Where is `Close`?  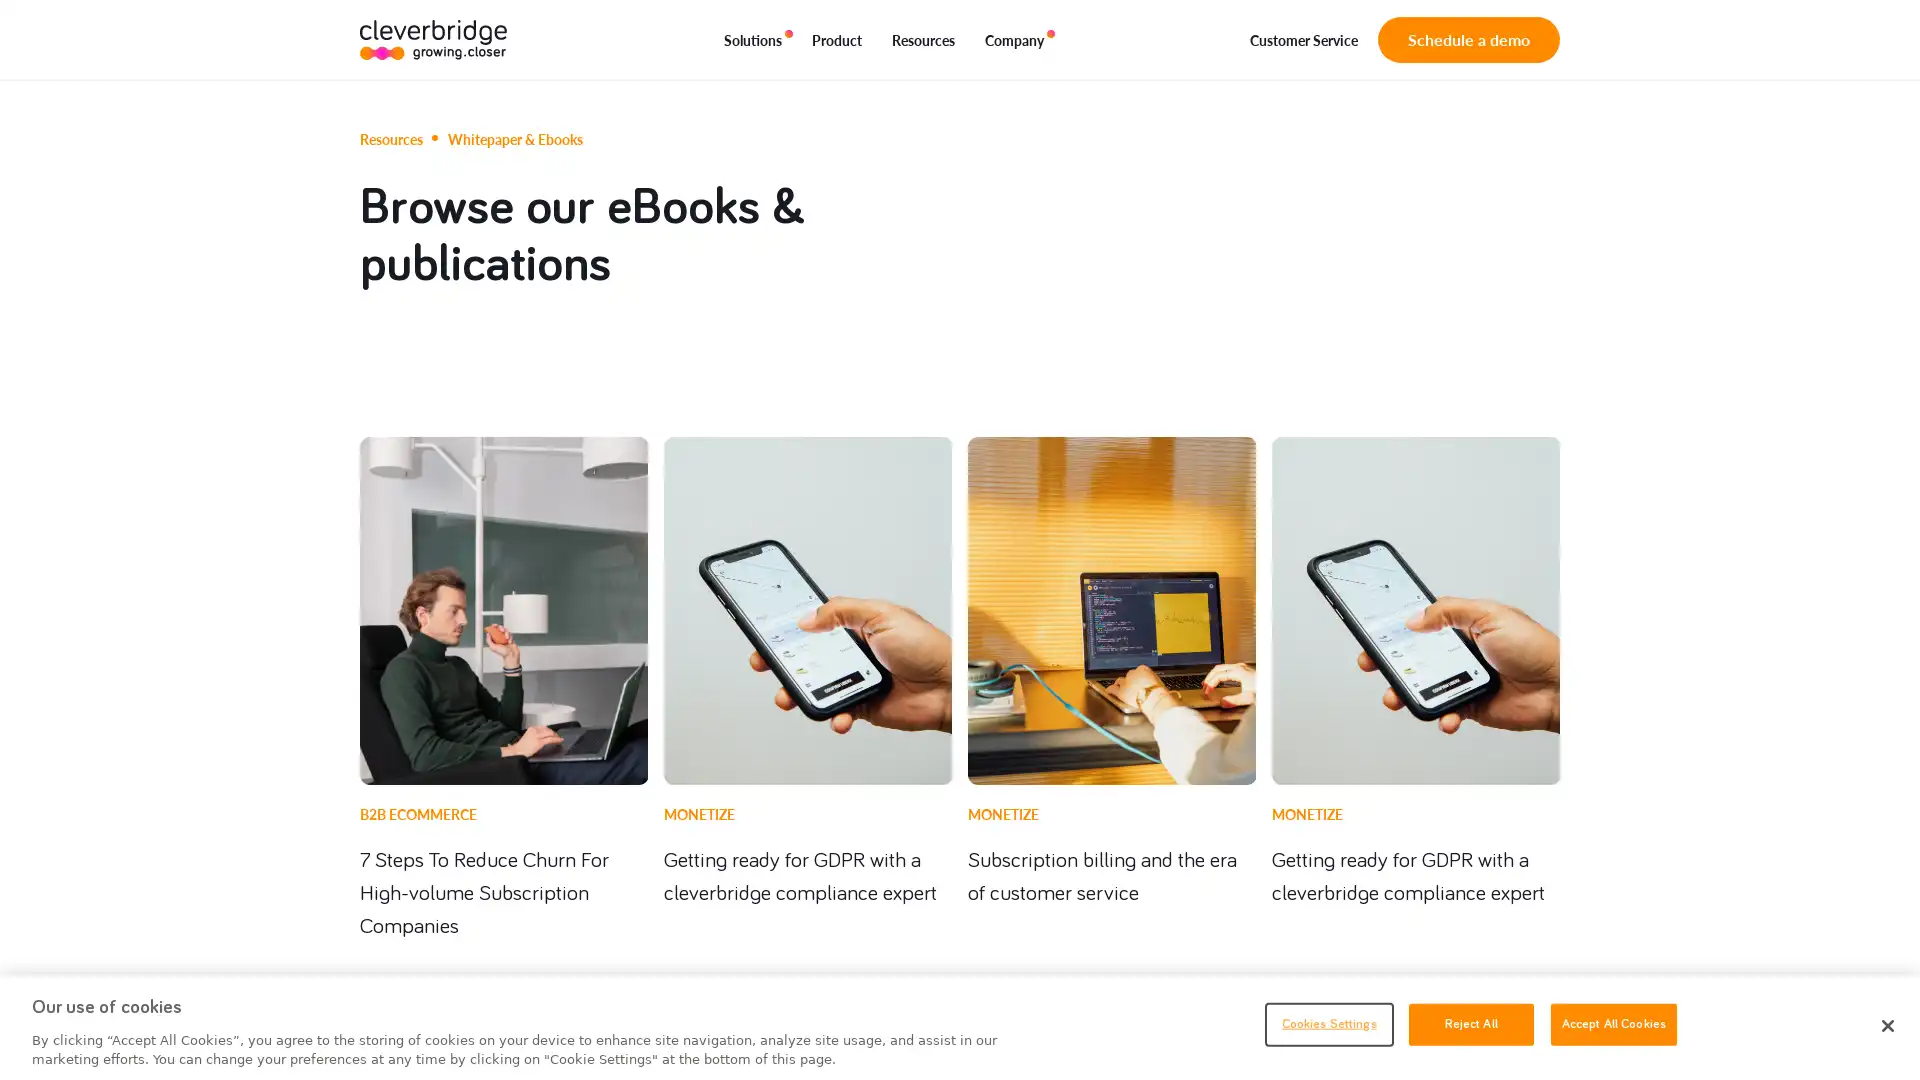
Close is located at coordinates (1886, 1026).